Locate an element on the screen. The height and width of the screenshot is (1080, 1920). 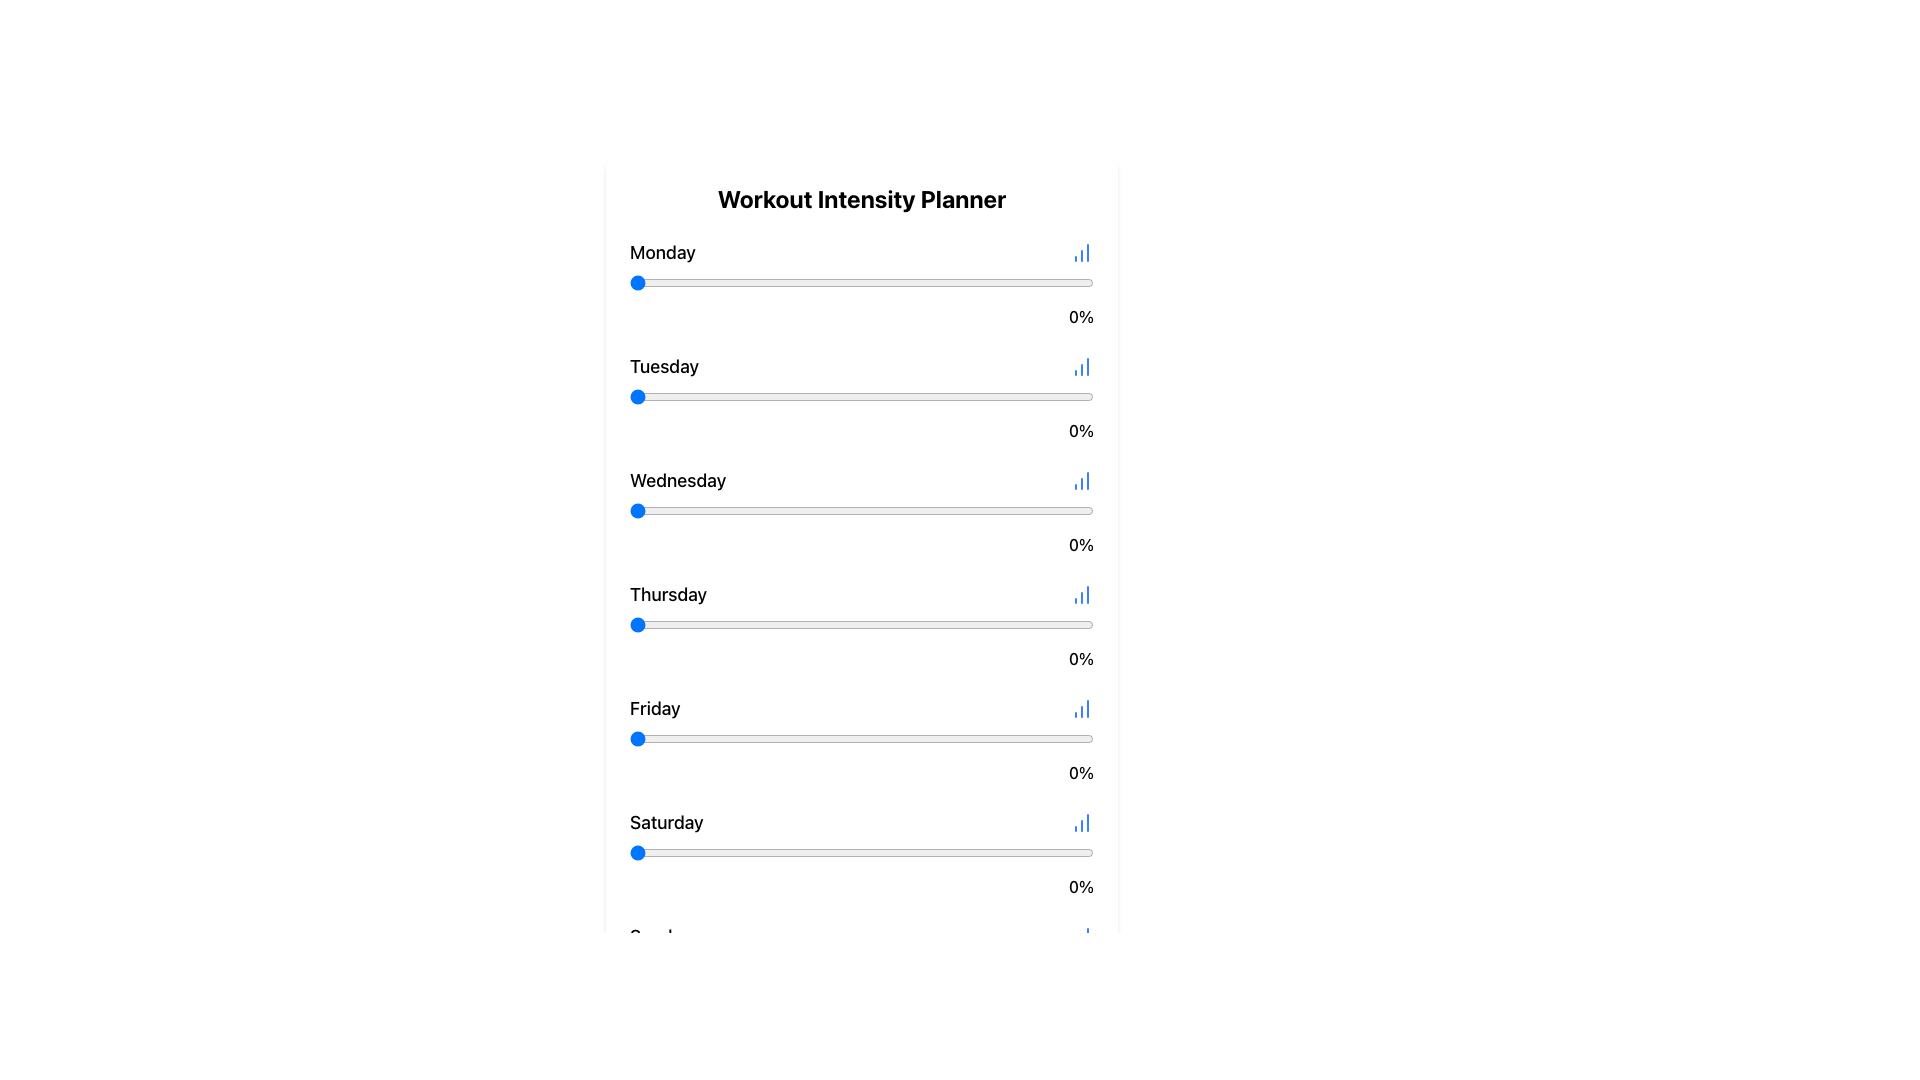
the graphical details of the Row label for 'Monday' in the Workout Intensity Planner, which includes text and an icon is located at coordinates (862, 252).